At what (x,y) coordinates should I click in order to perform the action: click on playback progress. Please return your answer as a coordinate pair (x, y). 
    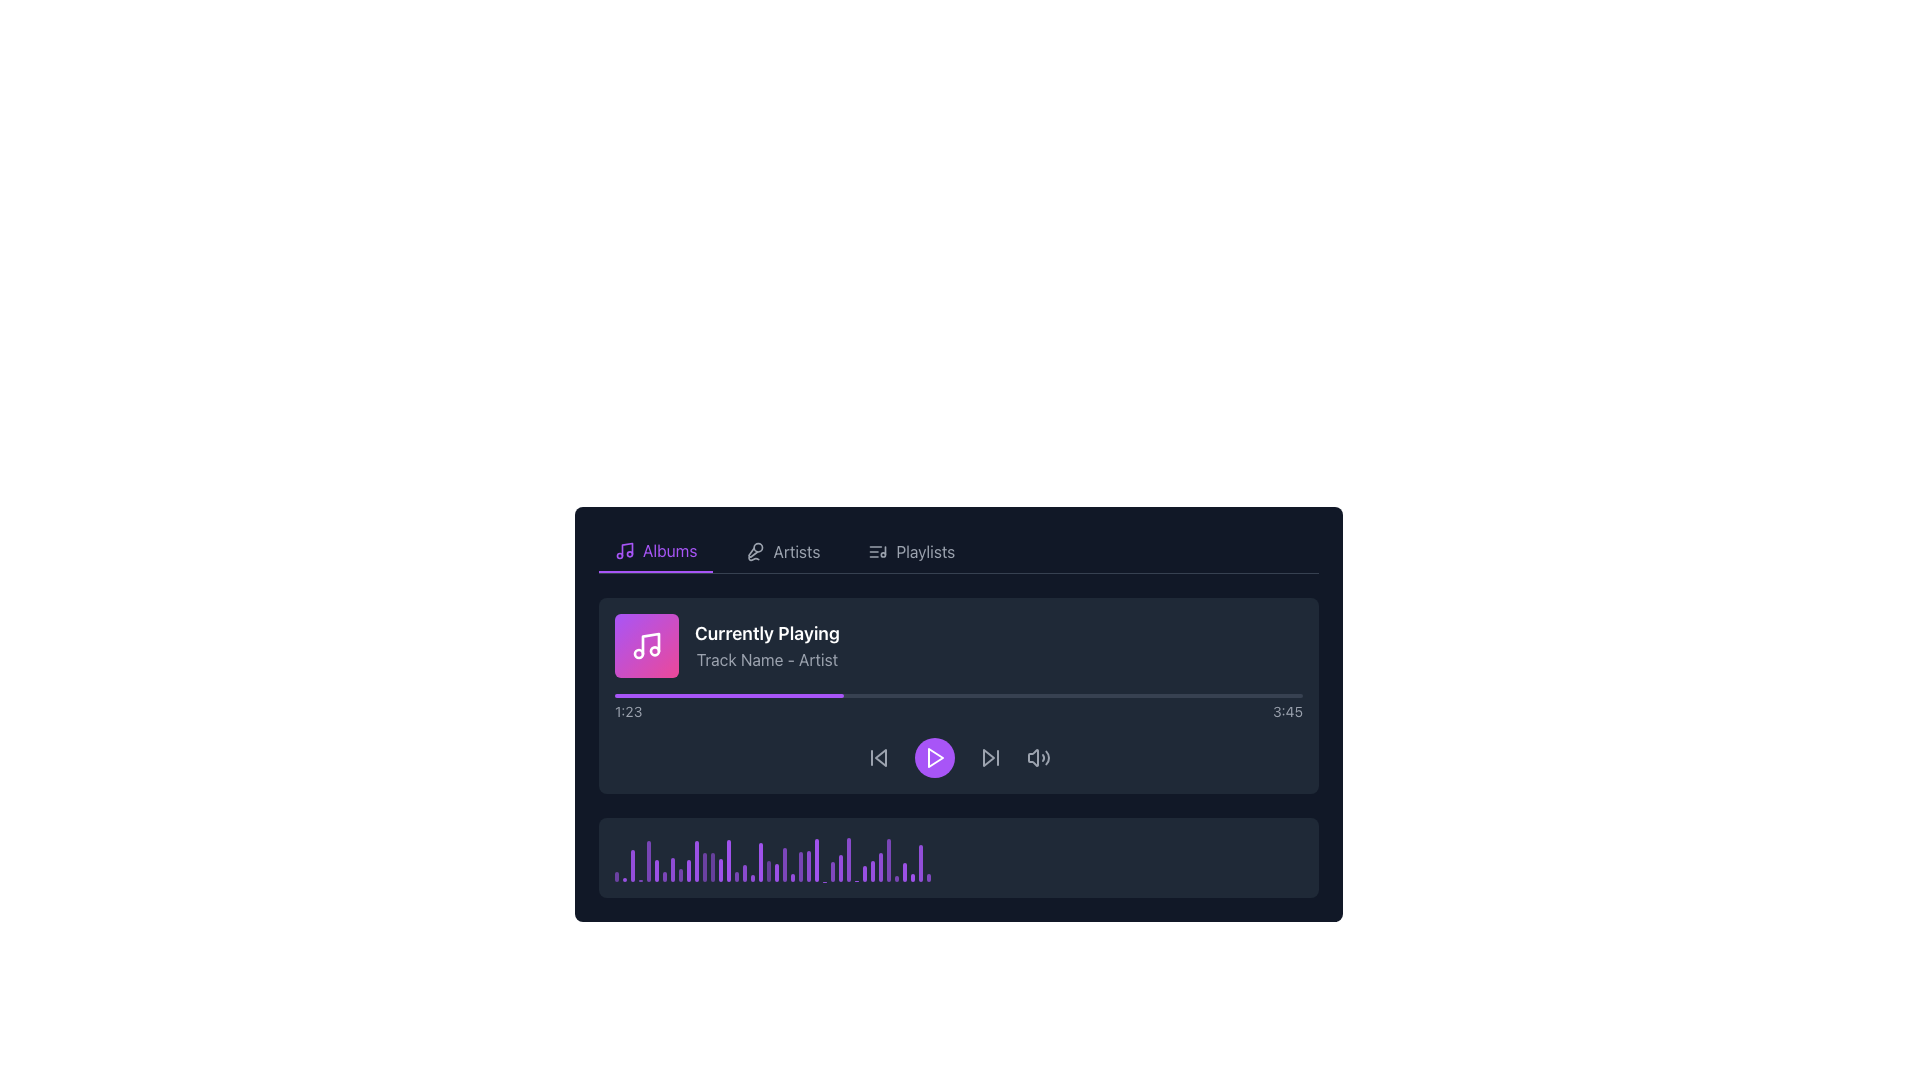
    Looking at the image, I should click on (1144, 694).